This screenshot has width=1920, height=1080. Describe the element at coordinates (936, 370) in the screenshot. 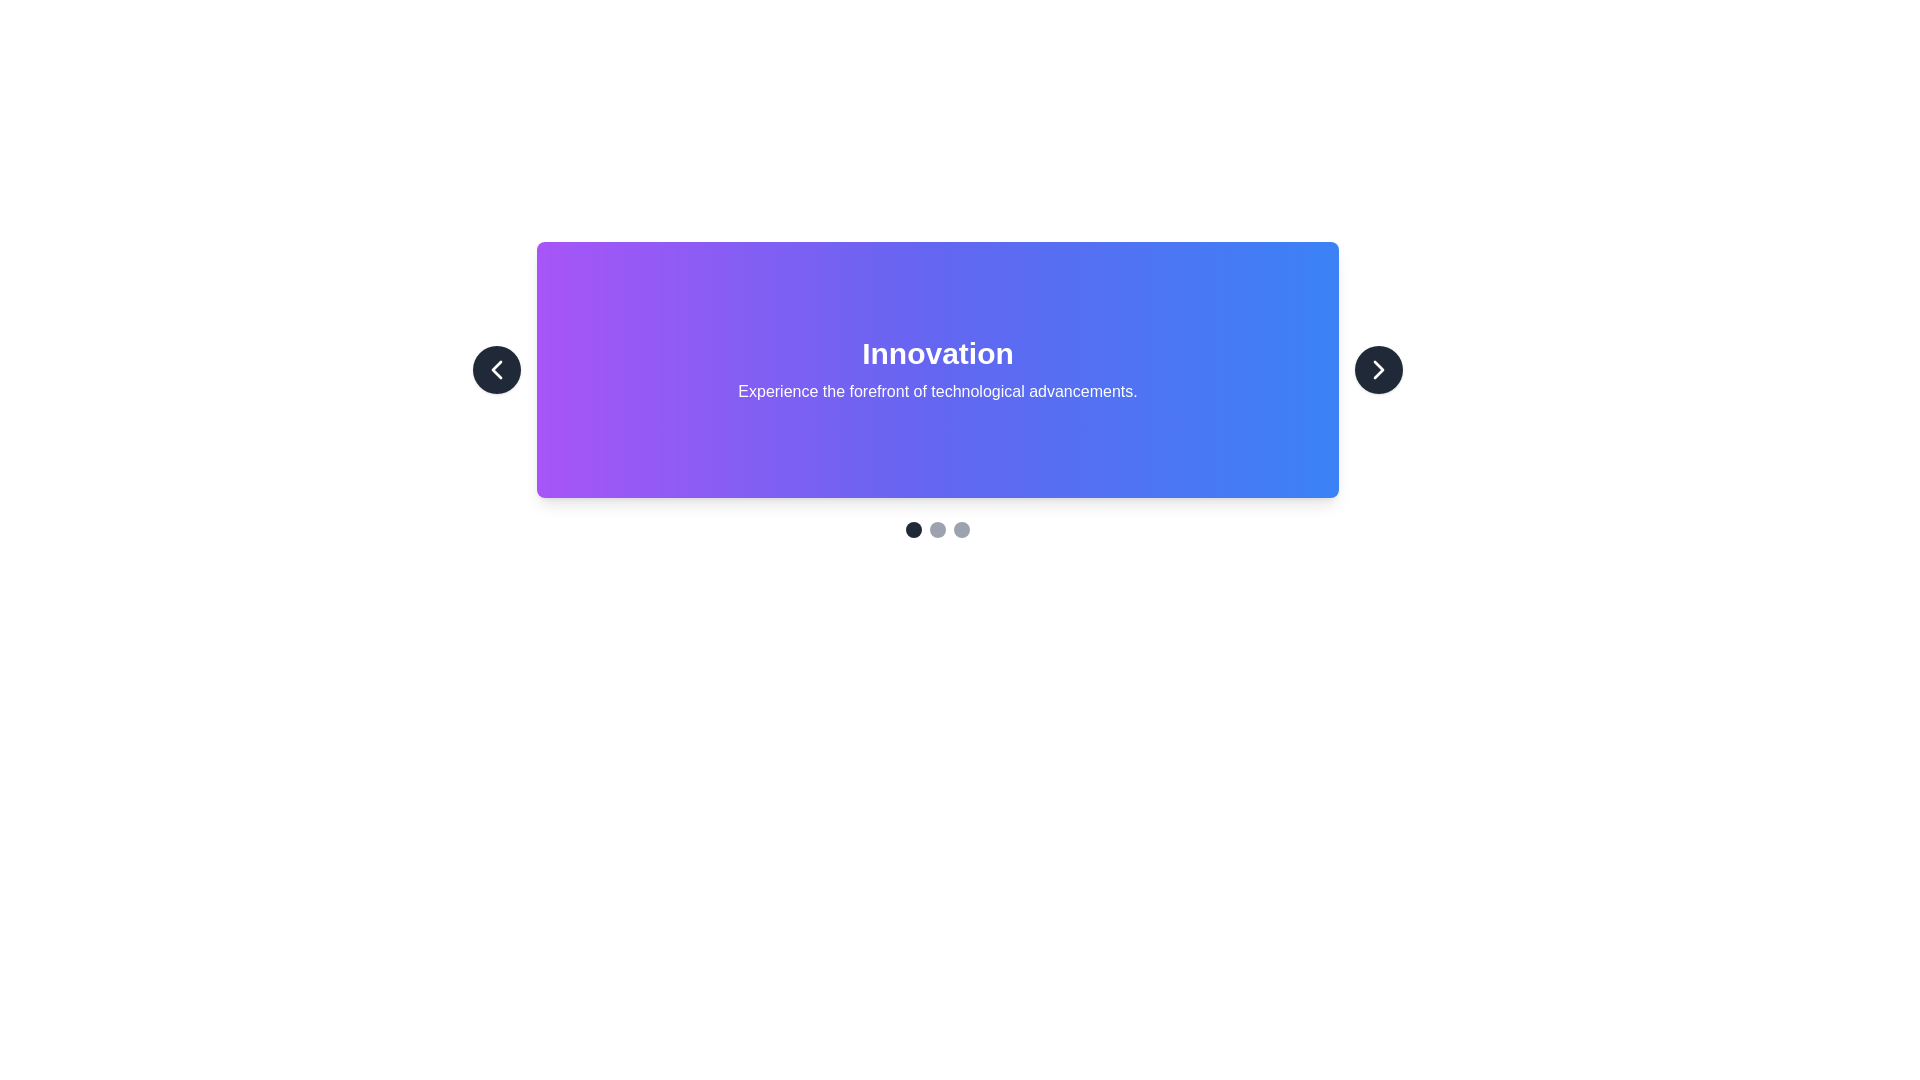

I see `the text block that prominently displays 'Innovation' and the subheading 'Experience the forefront of technological advancements'` at that location.